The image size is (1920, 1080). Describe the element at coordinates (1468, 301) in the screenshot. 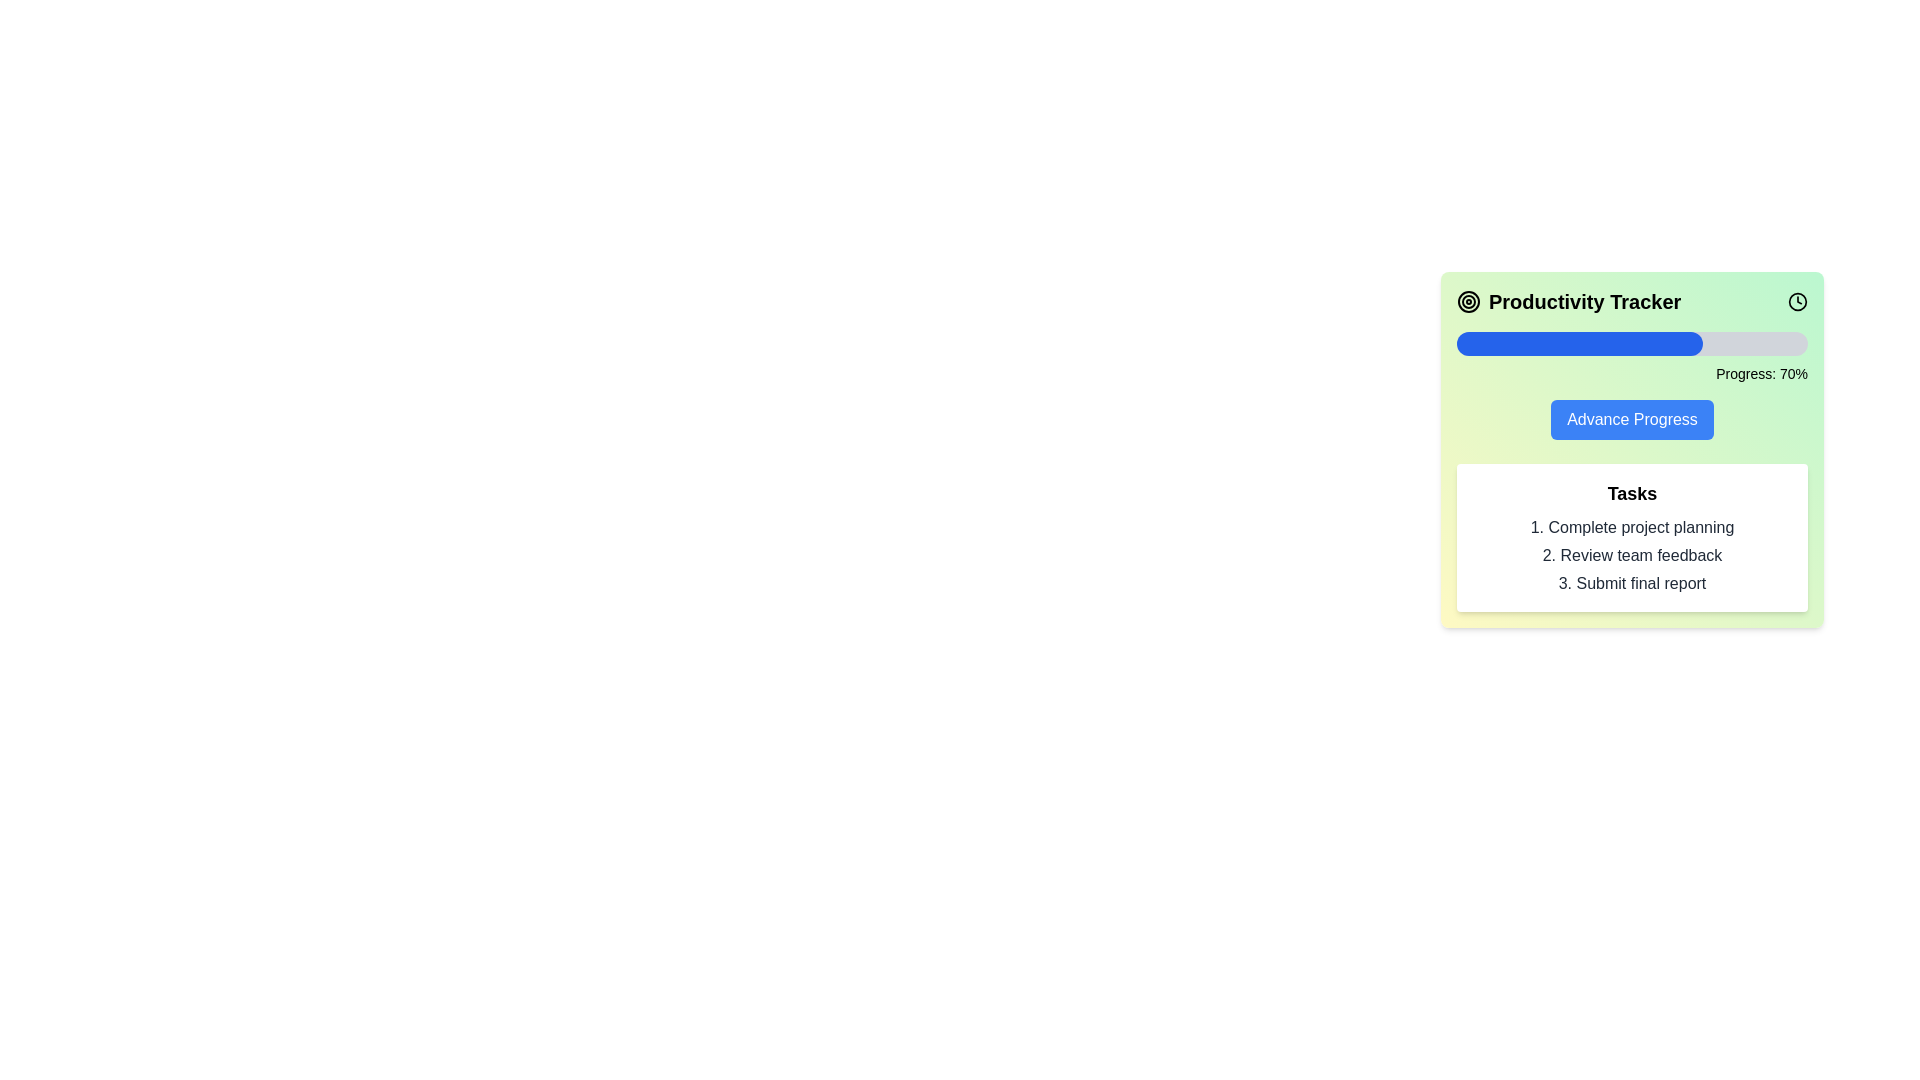

I see `the decorative SVG icon resembling a target located in the header section of the 'Productivity Tracker' card, which is to the immediate left of the text 'Productivity Tracker'` at that location.